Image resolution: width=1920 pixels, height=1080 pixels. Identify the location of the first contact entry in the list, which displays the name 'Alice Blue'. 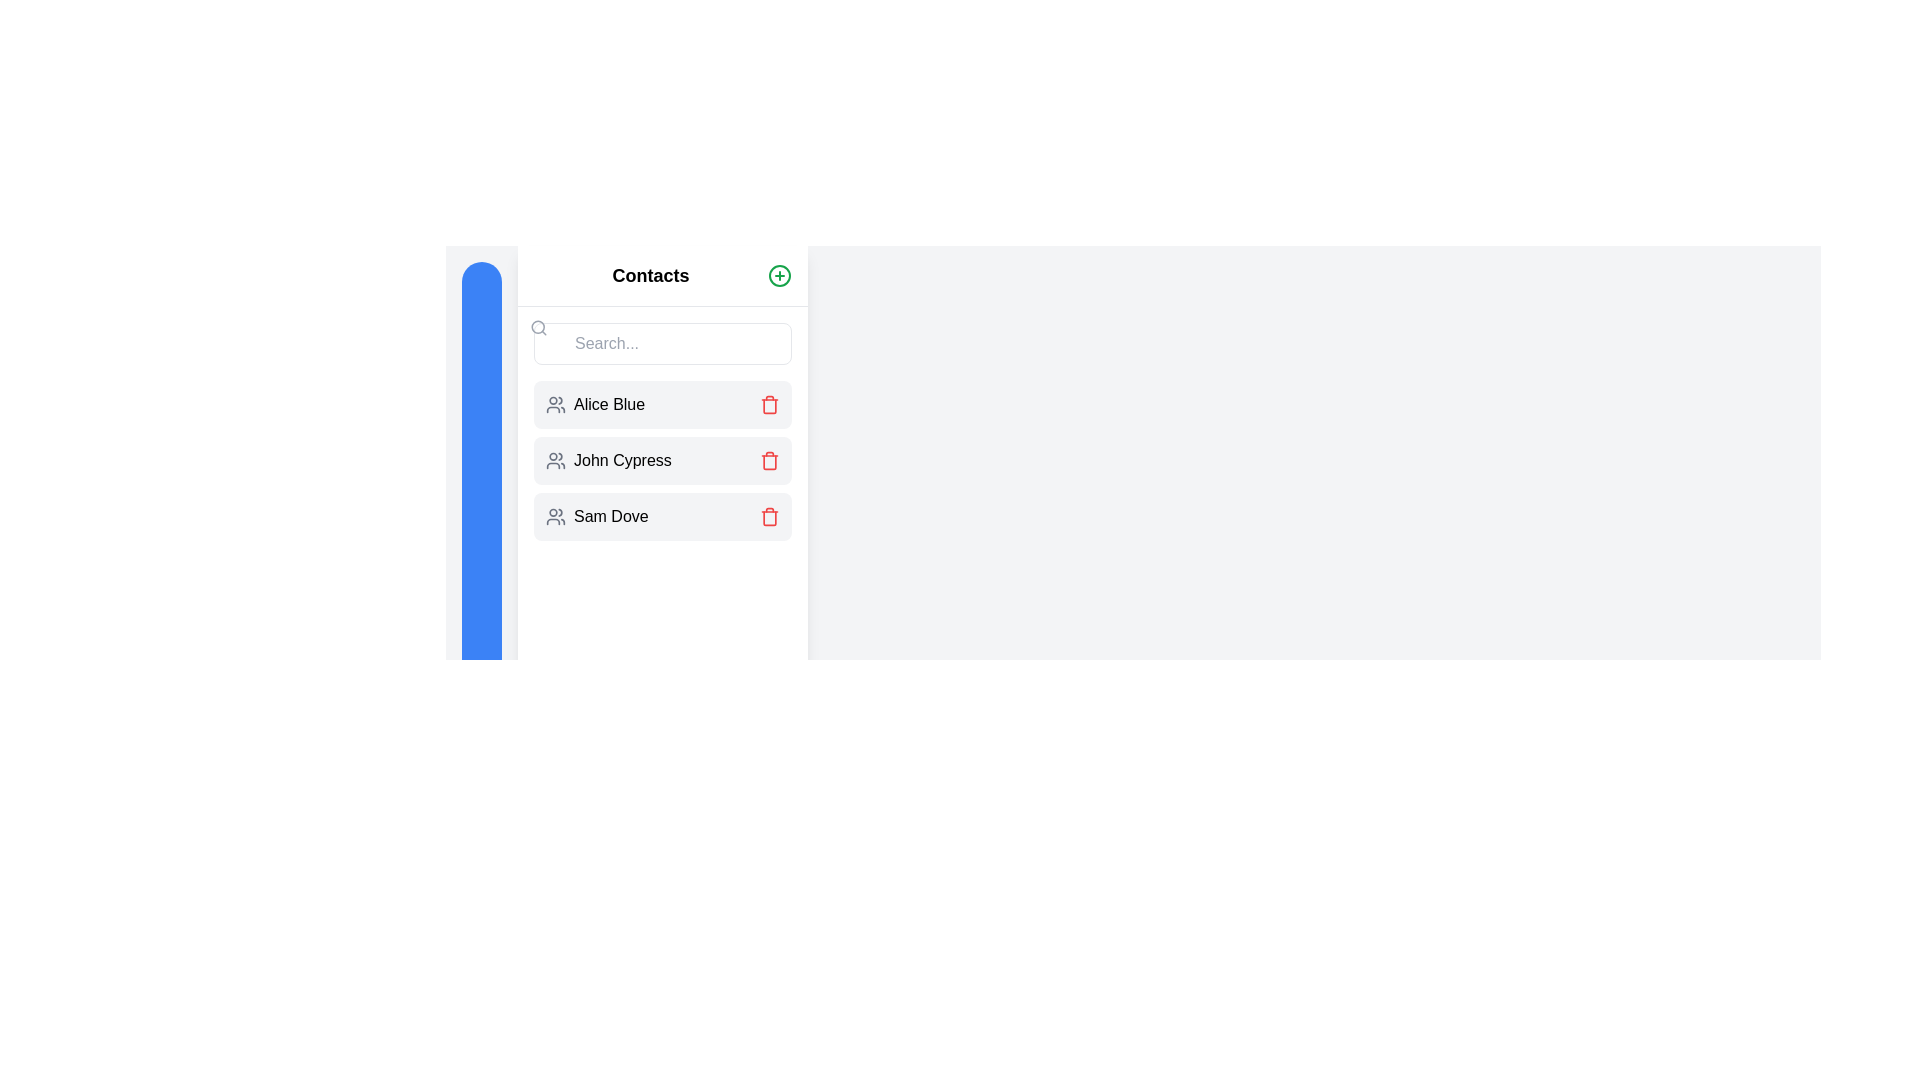
(662, 405).